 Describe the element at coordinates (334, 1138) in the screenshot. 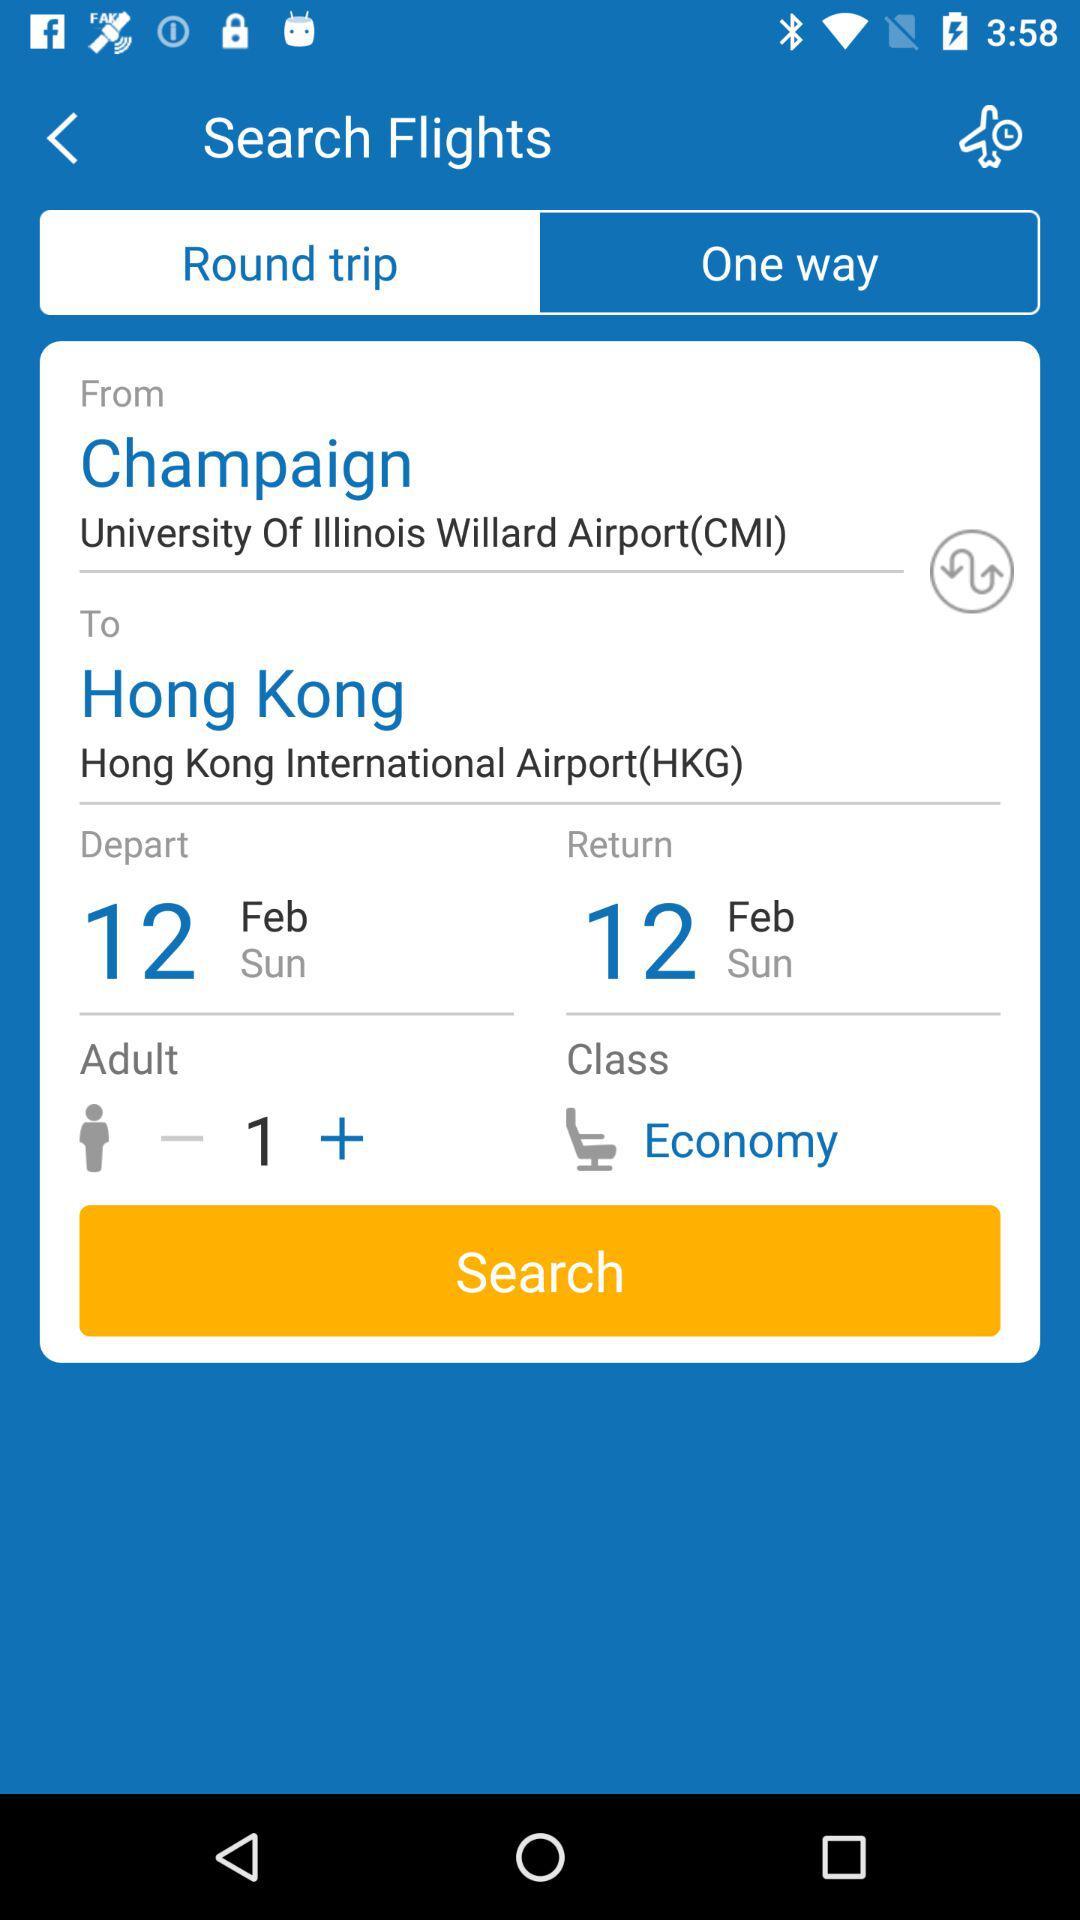

I see `the add icon` at that location.